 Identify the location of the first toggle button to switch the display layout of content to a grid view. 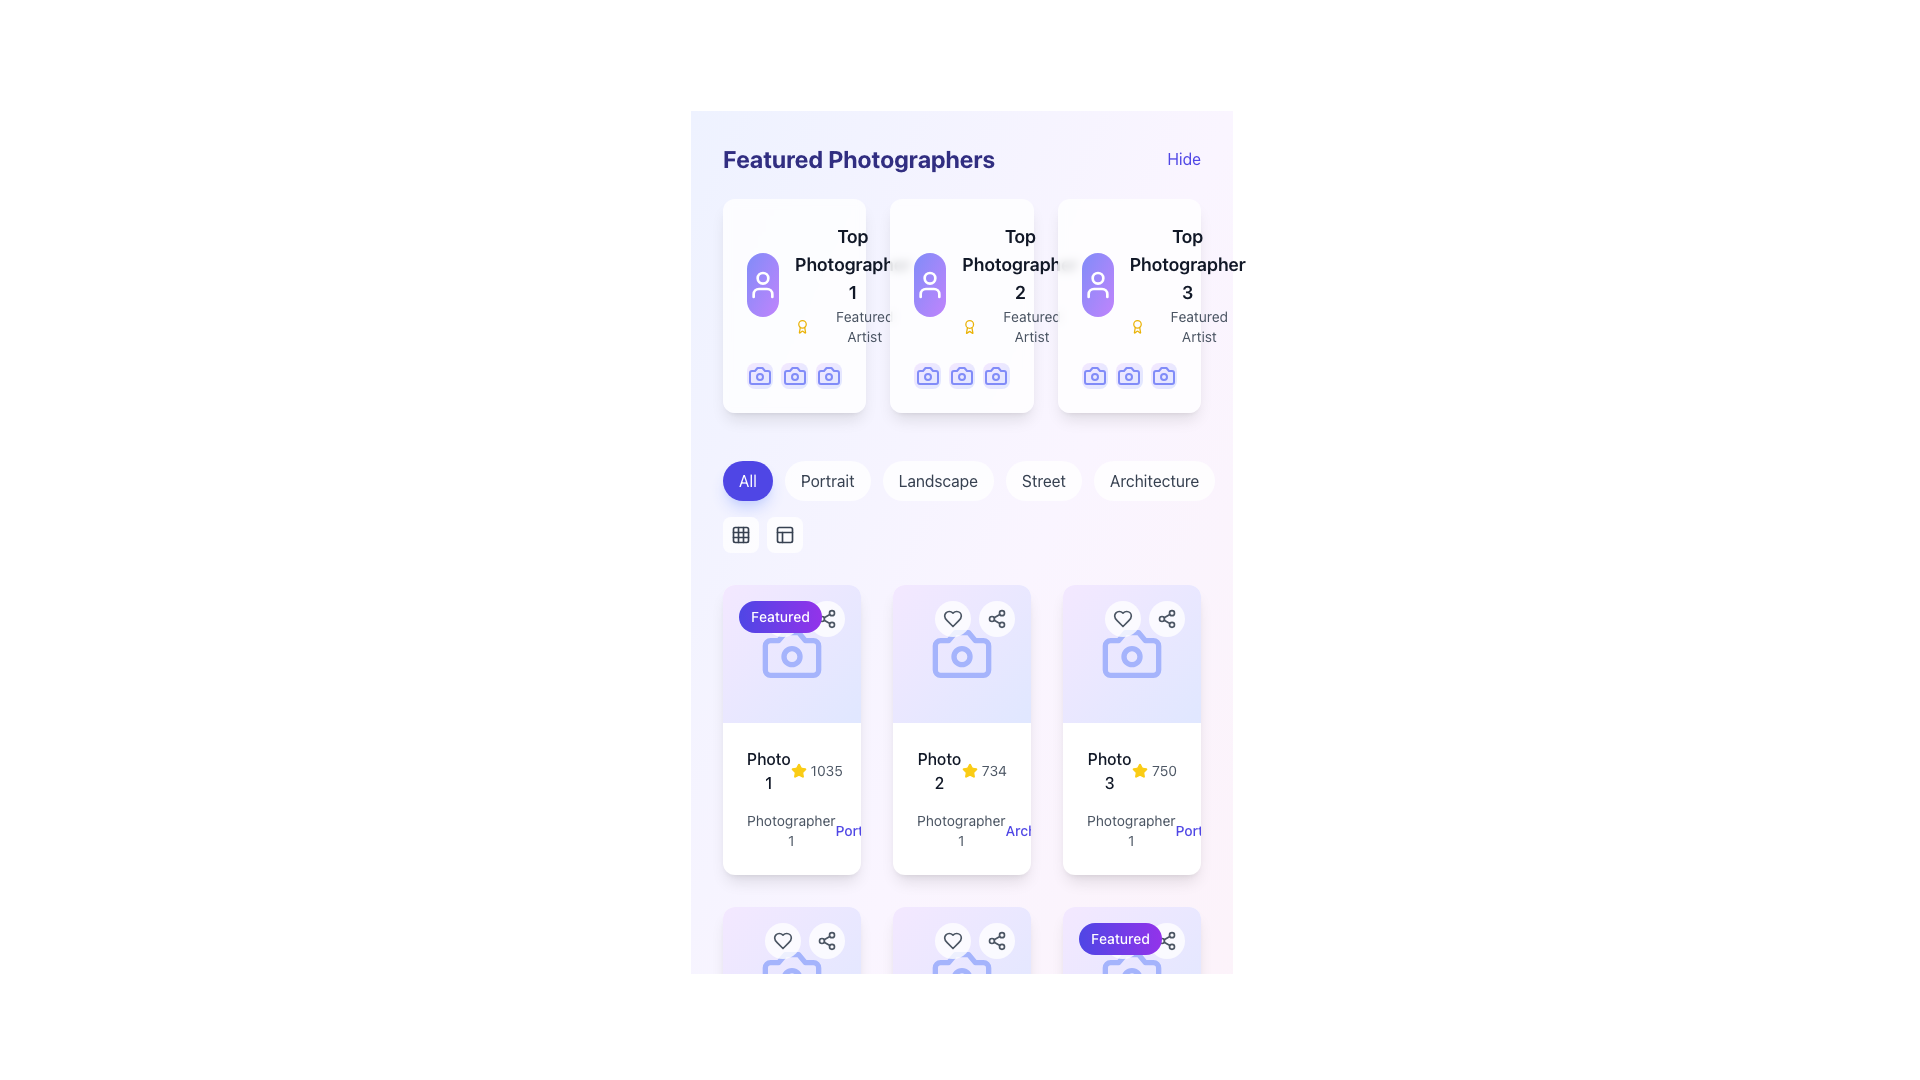
(739, 534).